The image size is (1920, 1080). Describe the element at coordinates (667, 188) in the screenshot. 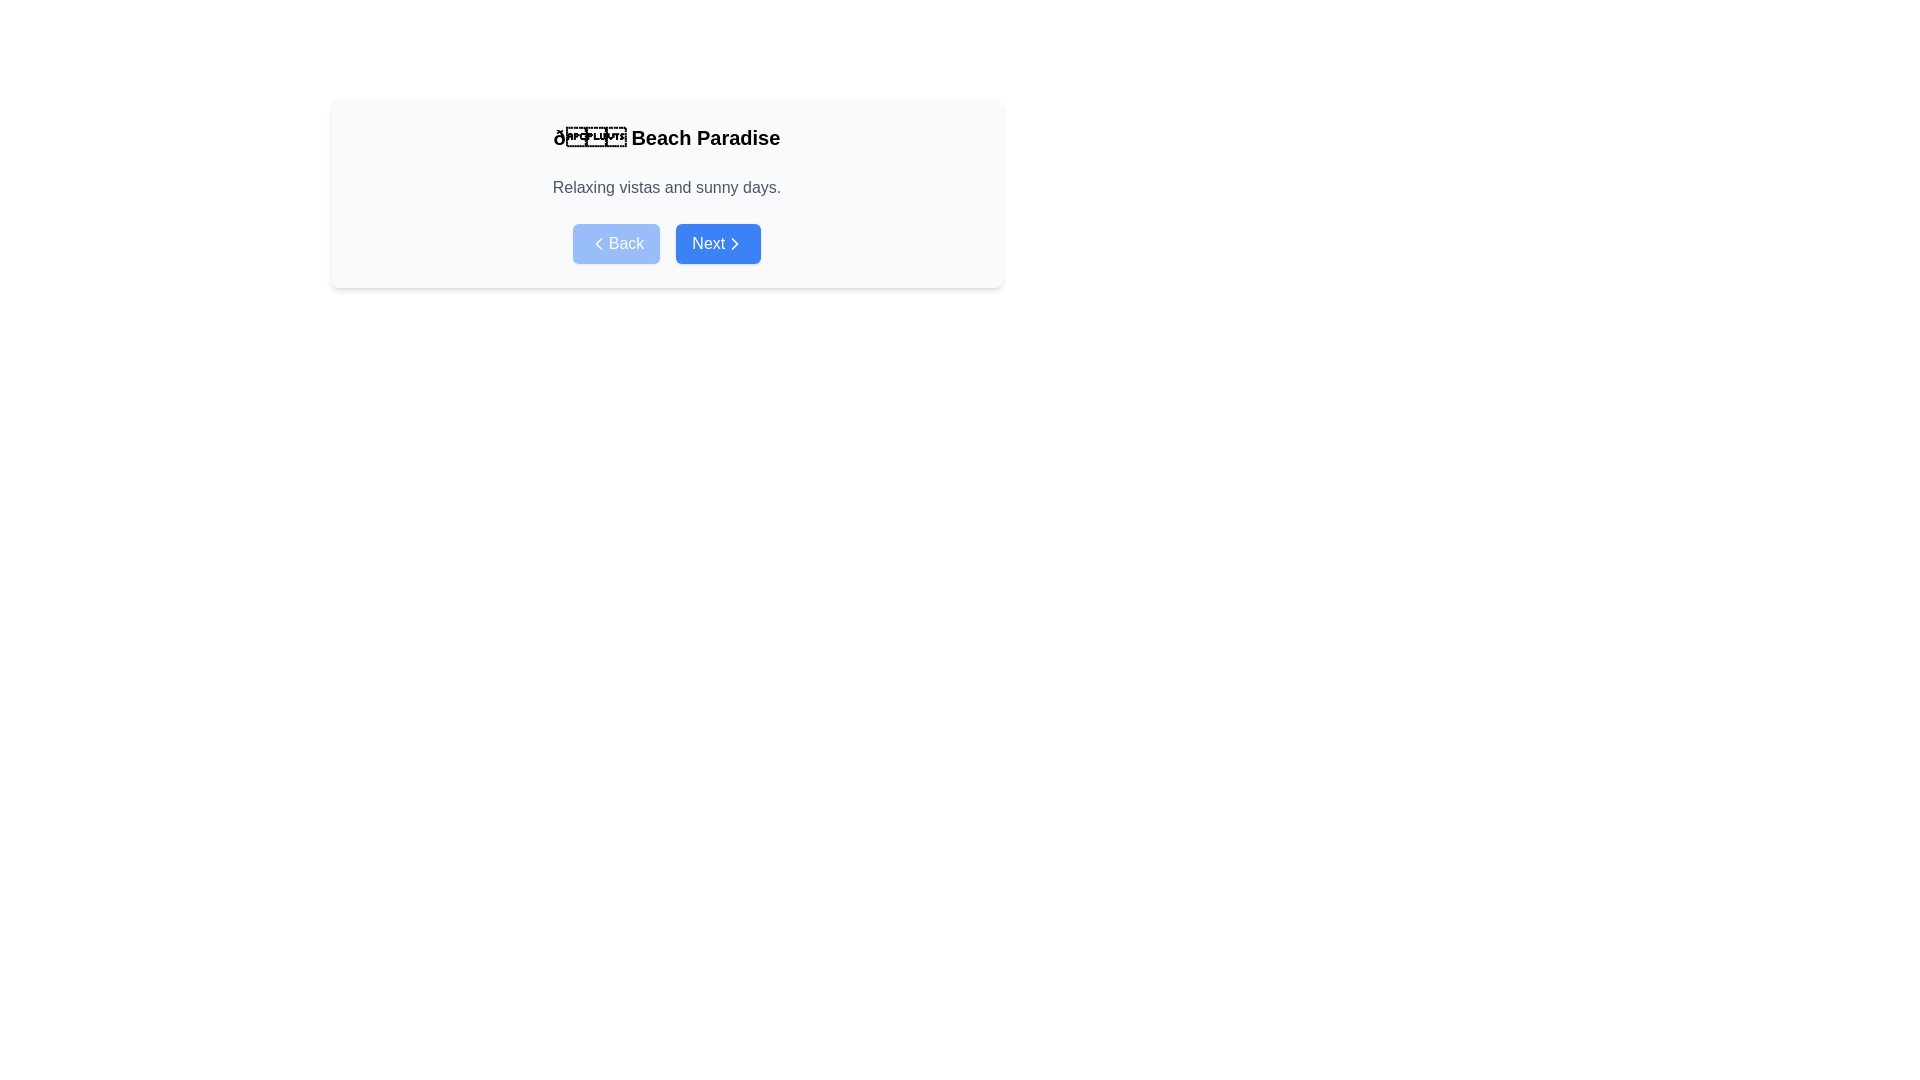

I see `the descriptive subtitle text that supports the title 'ð🌊 Beach Paradise', positioned directly below it and above the navigation bar` at that location.